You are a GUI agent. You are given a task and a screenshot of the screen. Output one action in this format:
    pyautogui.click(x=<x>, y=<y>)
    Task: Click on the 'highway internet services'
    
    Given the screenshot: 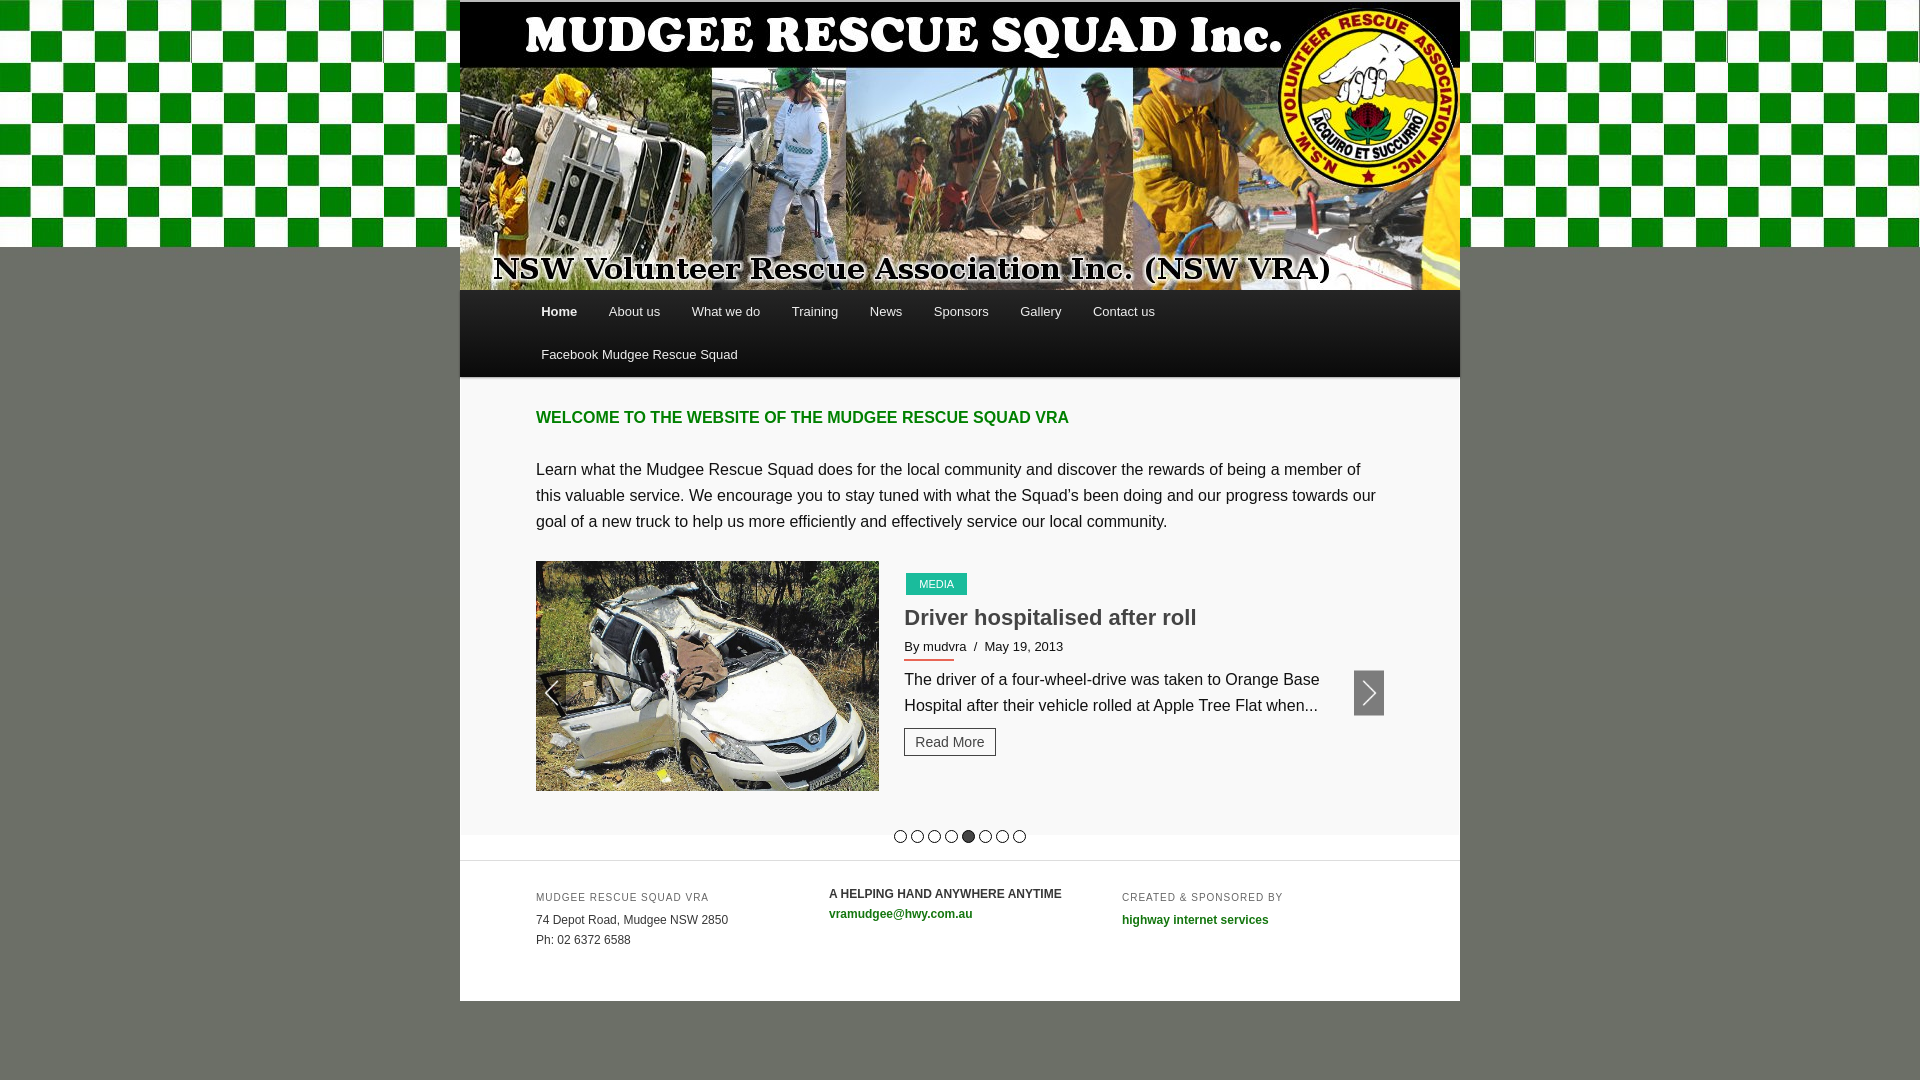 What is the action you would take?
    pyautogui.click(x=1195, y=920)
    